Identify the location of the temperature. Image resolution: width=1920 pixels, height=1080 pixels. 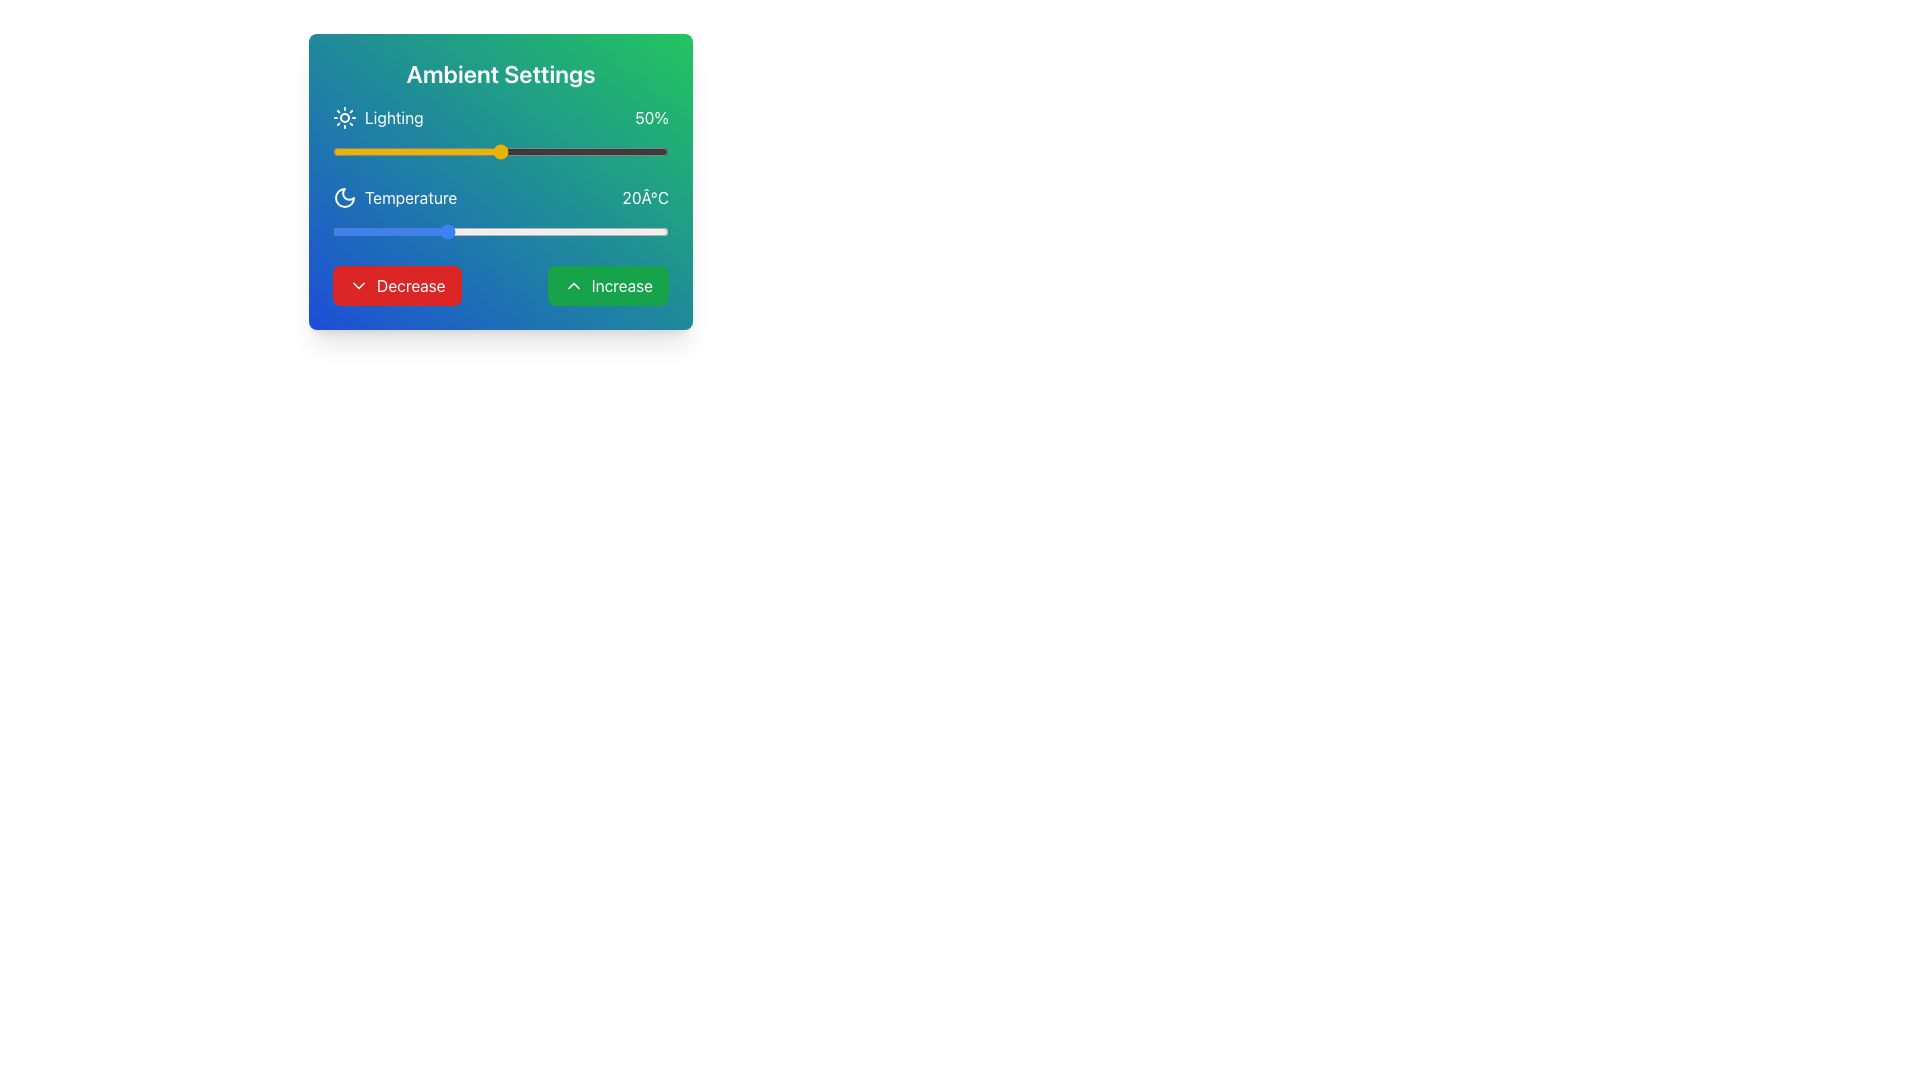
(489, 230).